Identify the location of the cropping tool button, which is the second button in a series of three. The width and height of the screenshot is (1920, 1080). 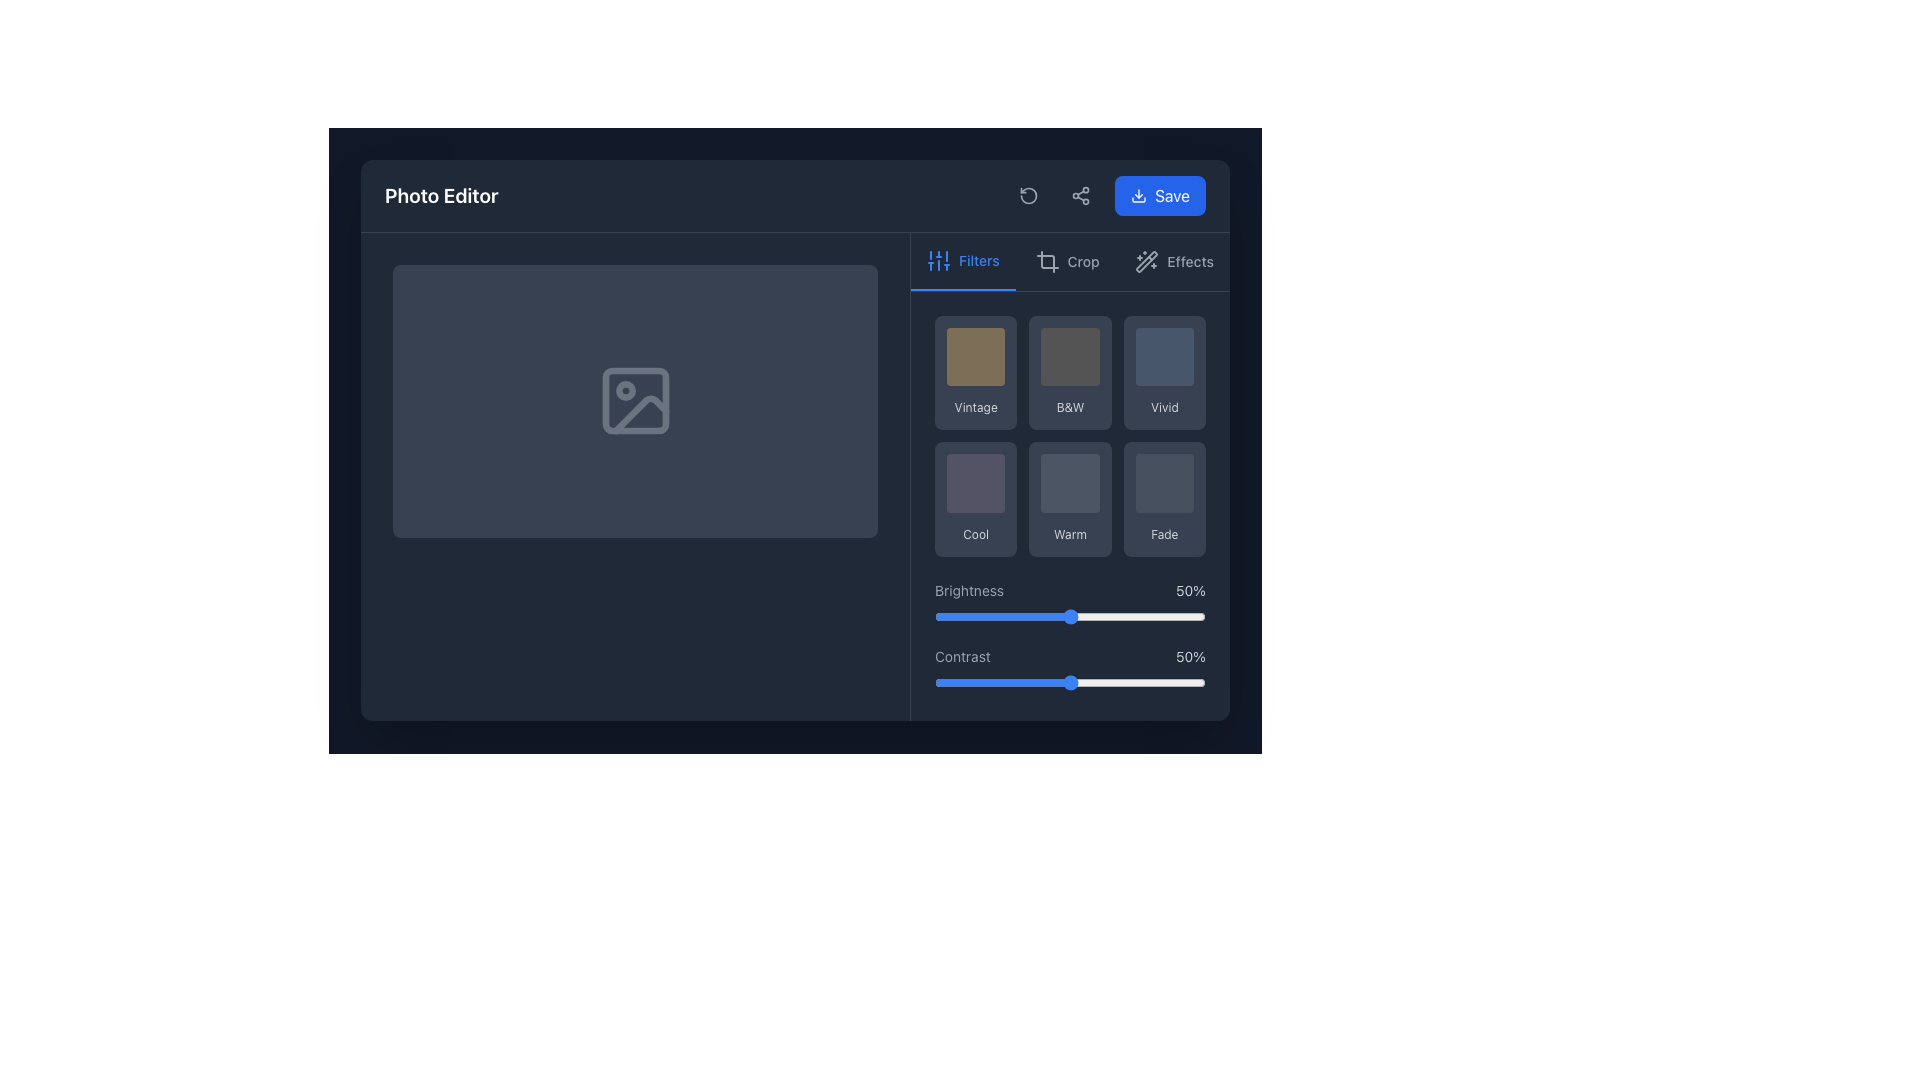
(1066, 261).